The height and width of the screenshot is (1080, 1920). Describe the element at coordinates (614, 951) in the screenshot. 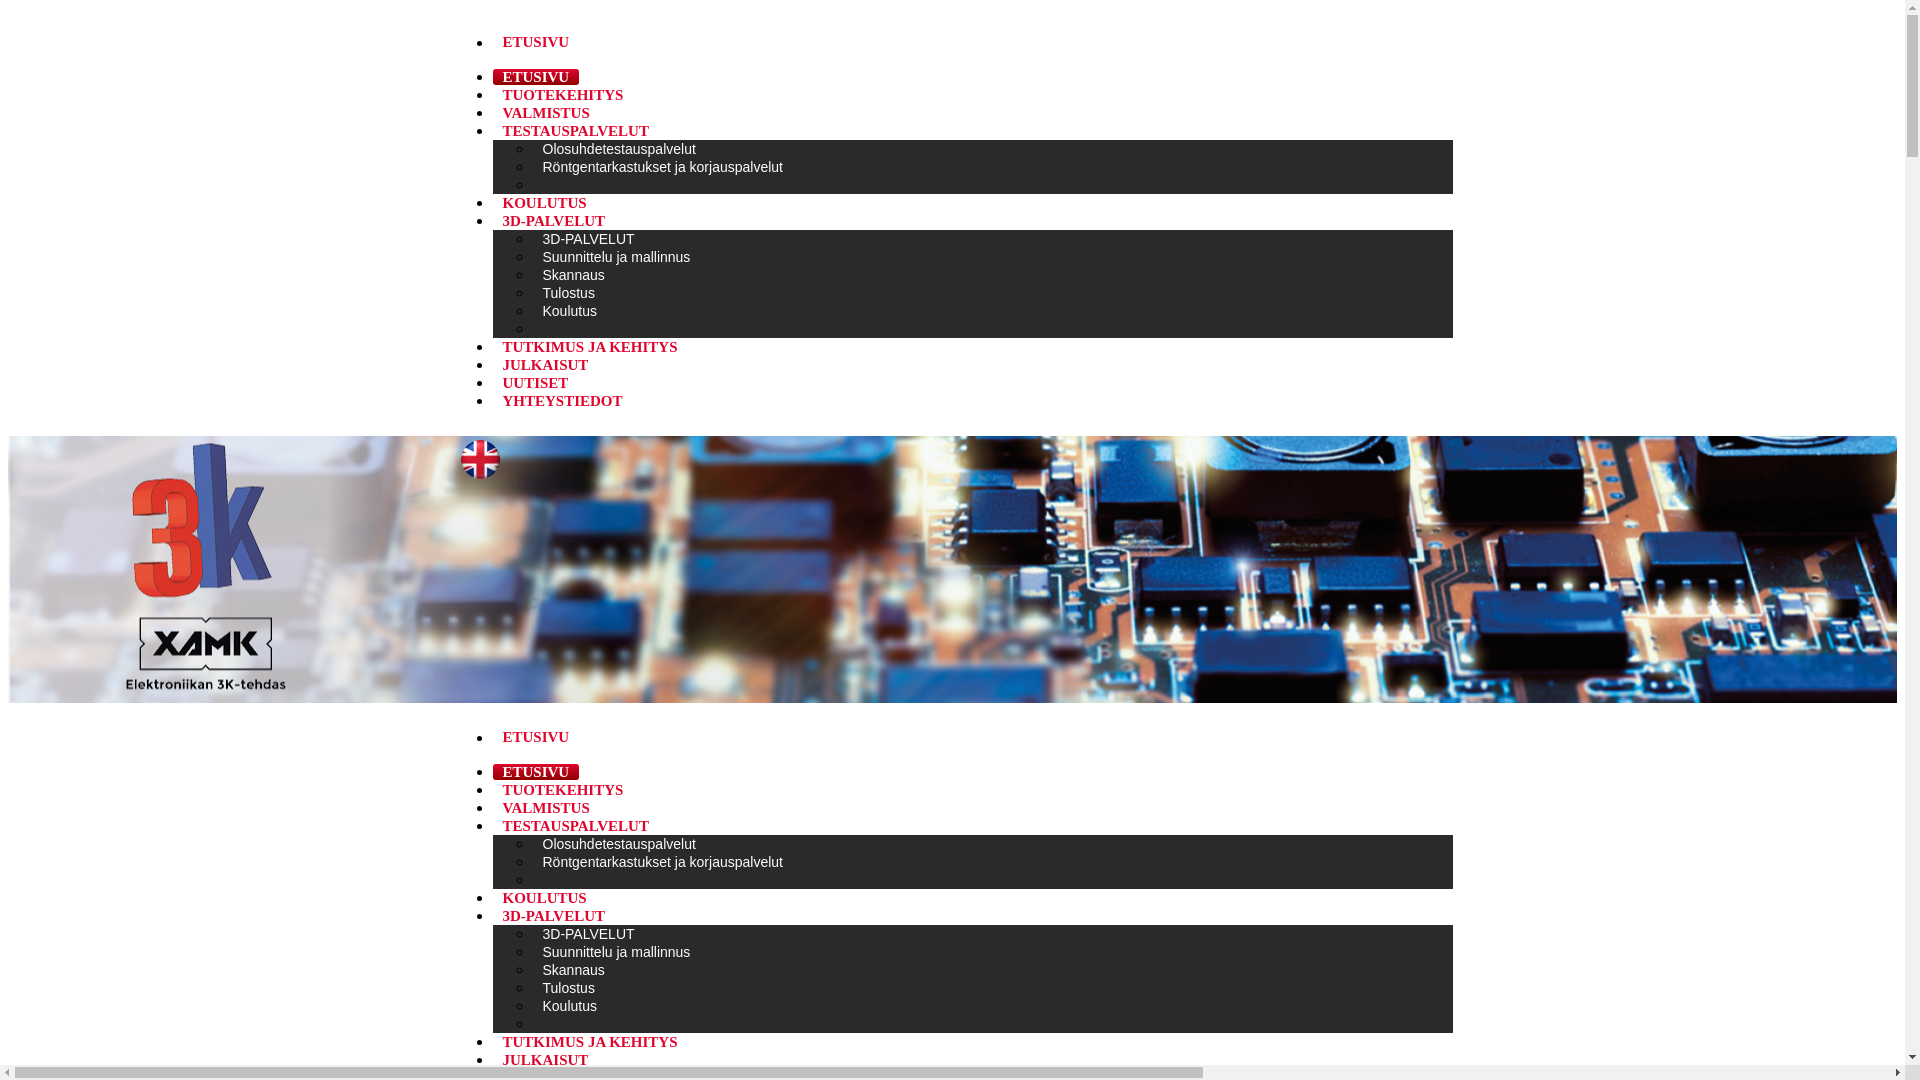

I see `'Suunnittelu ja mallinnus'` at that location.